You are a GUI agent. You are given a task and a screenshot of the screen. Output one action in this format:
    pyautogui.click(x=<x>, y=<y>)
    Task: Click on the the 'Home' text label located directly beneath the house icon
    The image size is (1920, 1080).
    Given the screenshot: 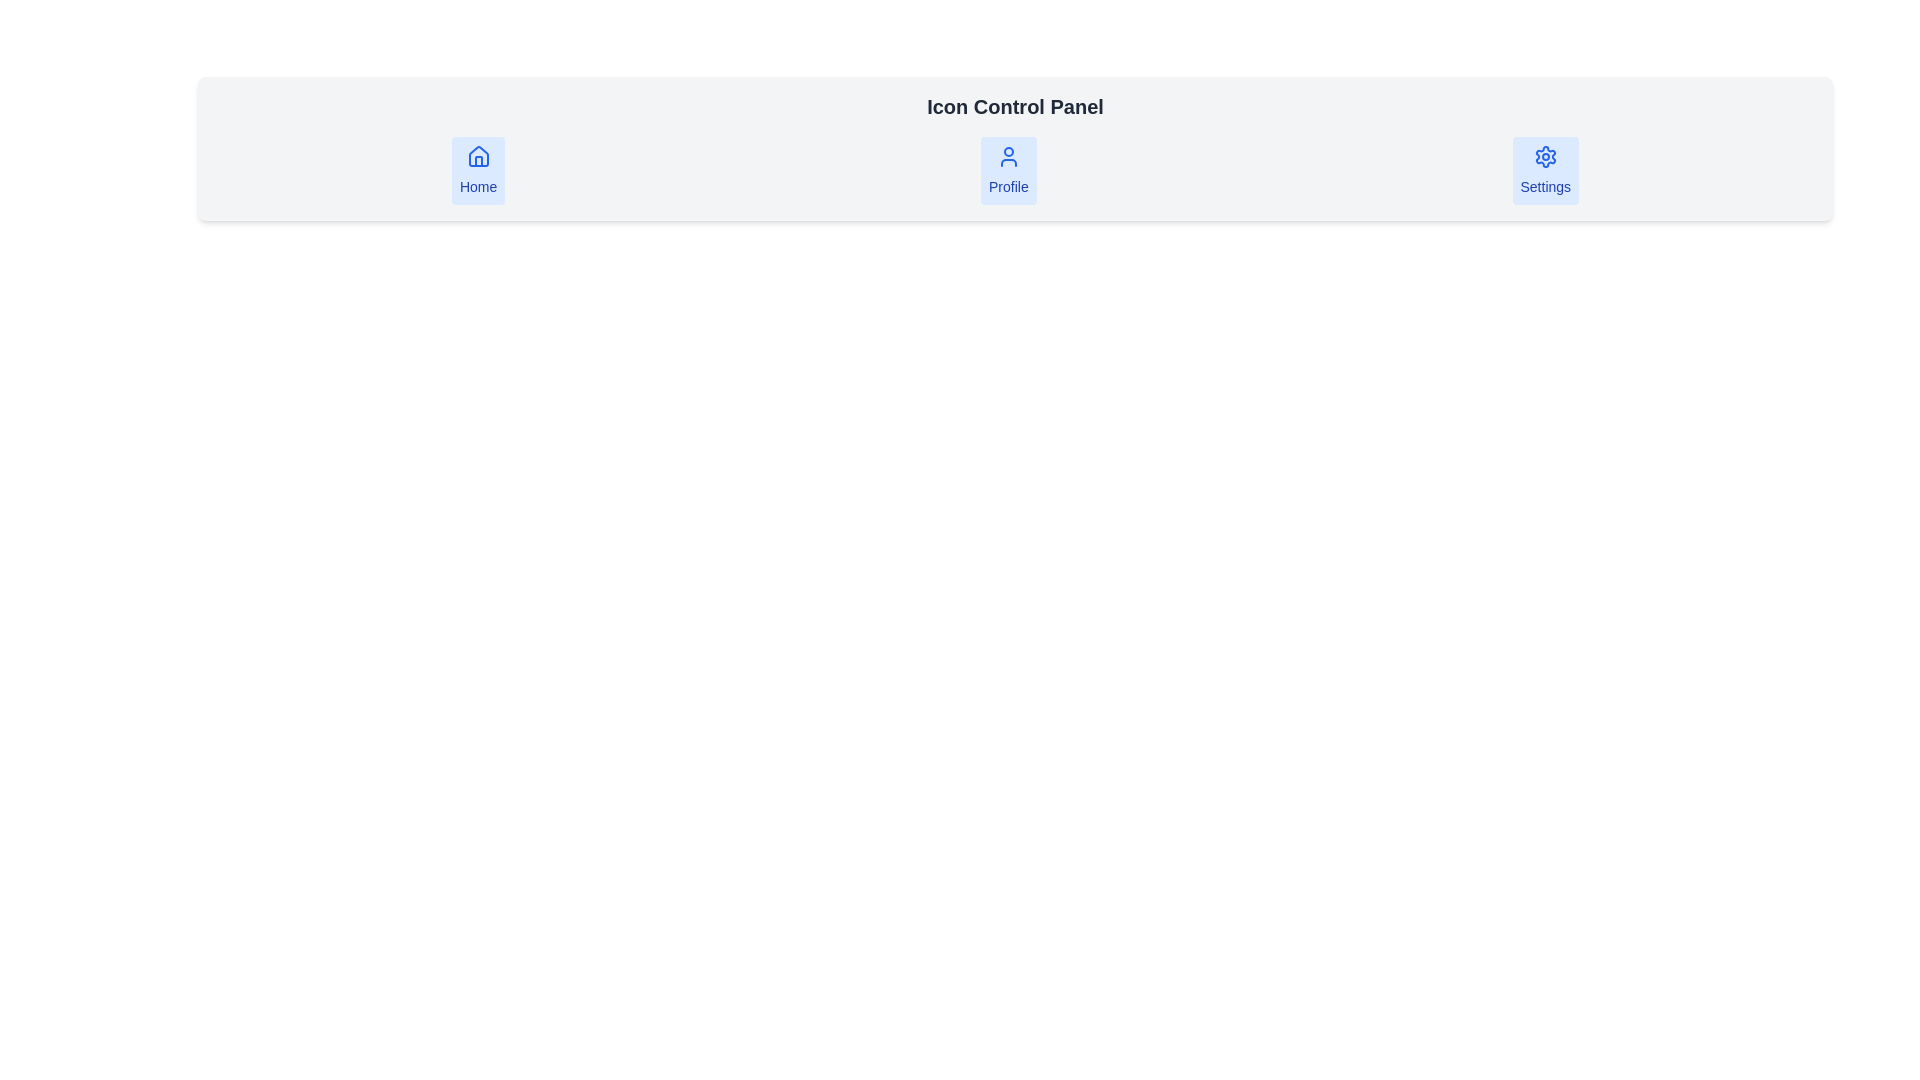 What is the action you would take?
    pyautogui.click(x=477, y=186)
    